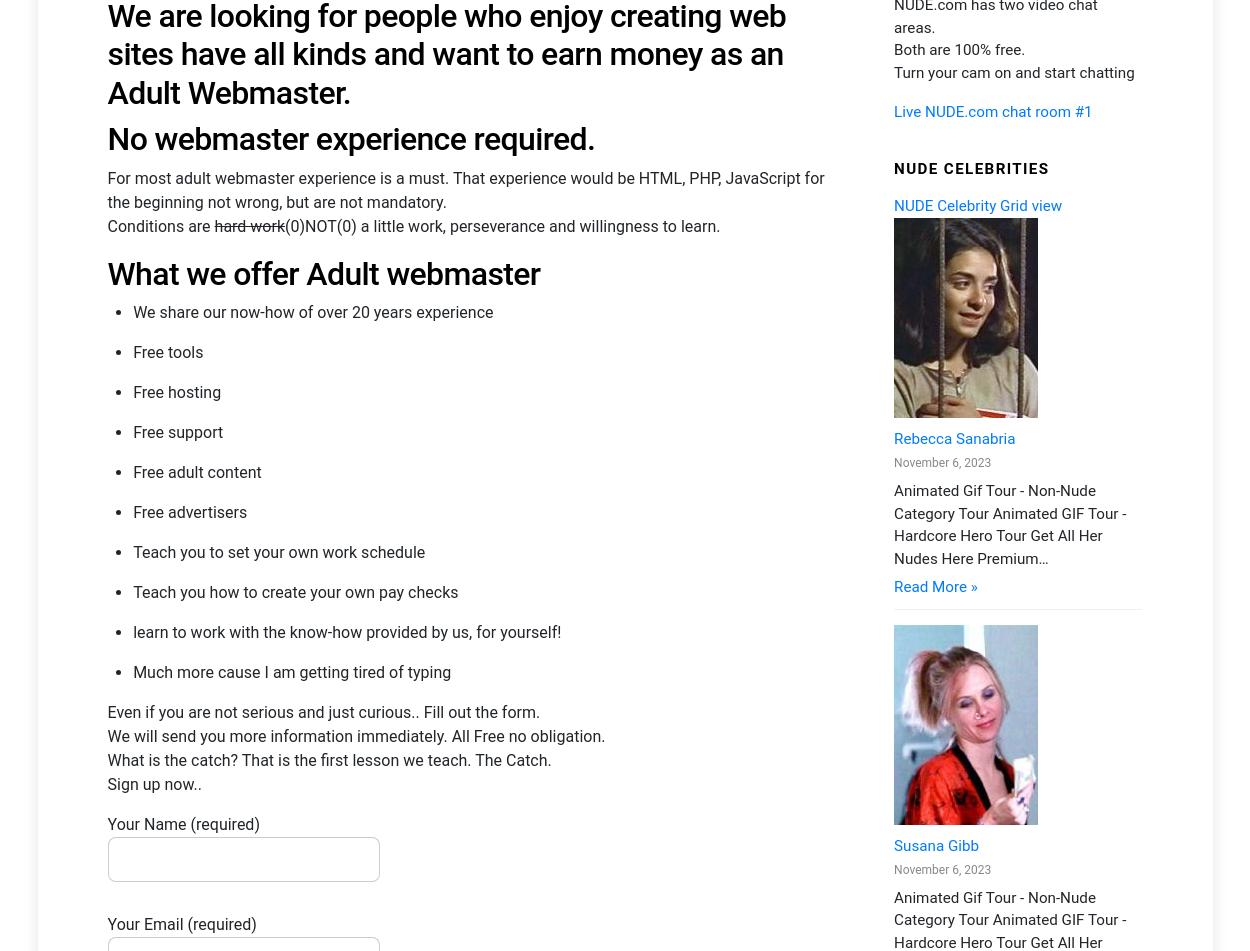  What do you see at coordinates (893, 388) in the screenshot?
I see `'NUDE Celebrity Grid view'` at bounding box center [893, 388].